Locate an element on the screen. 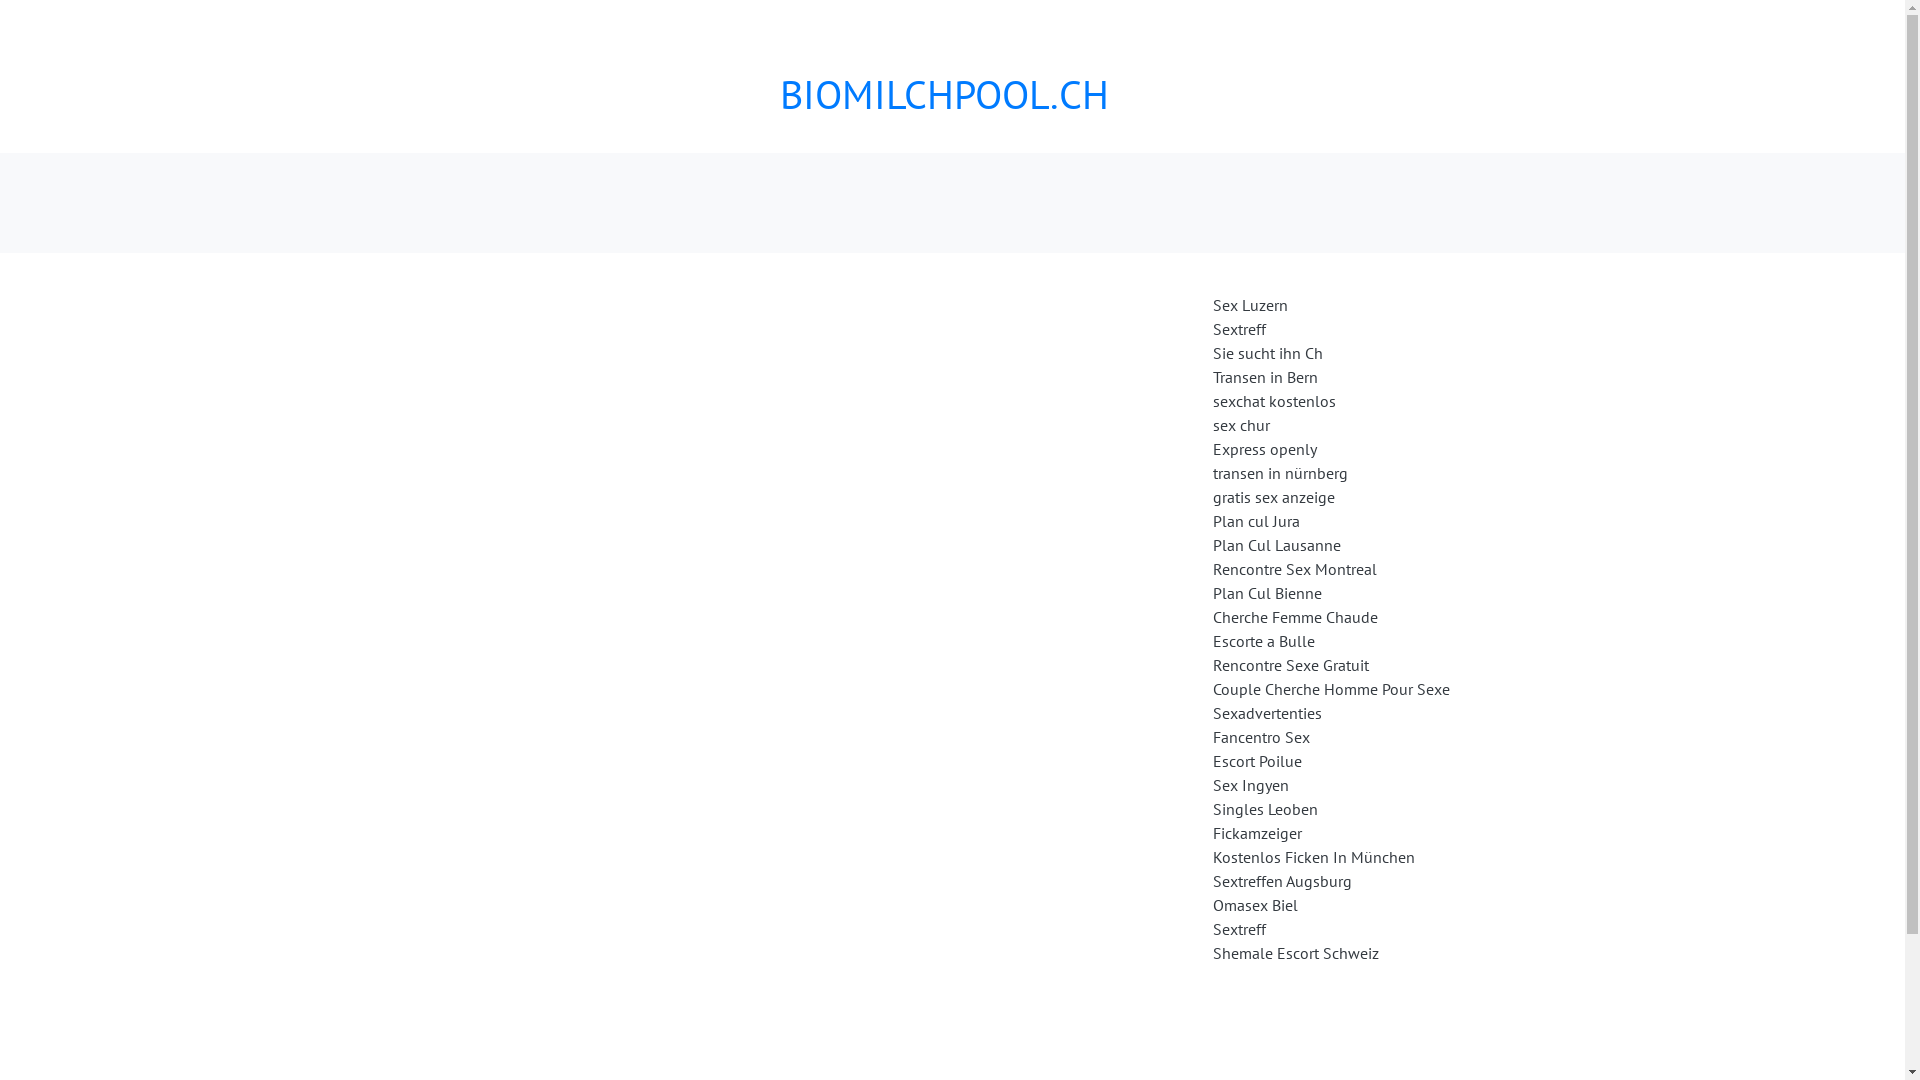 This screenshot has height=1080, width=1920. 'Express openly' is located at coordinates (1262, 447).